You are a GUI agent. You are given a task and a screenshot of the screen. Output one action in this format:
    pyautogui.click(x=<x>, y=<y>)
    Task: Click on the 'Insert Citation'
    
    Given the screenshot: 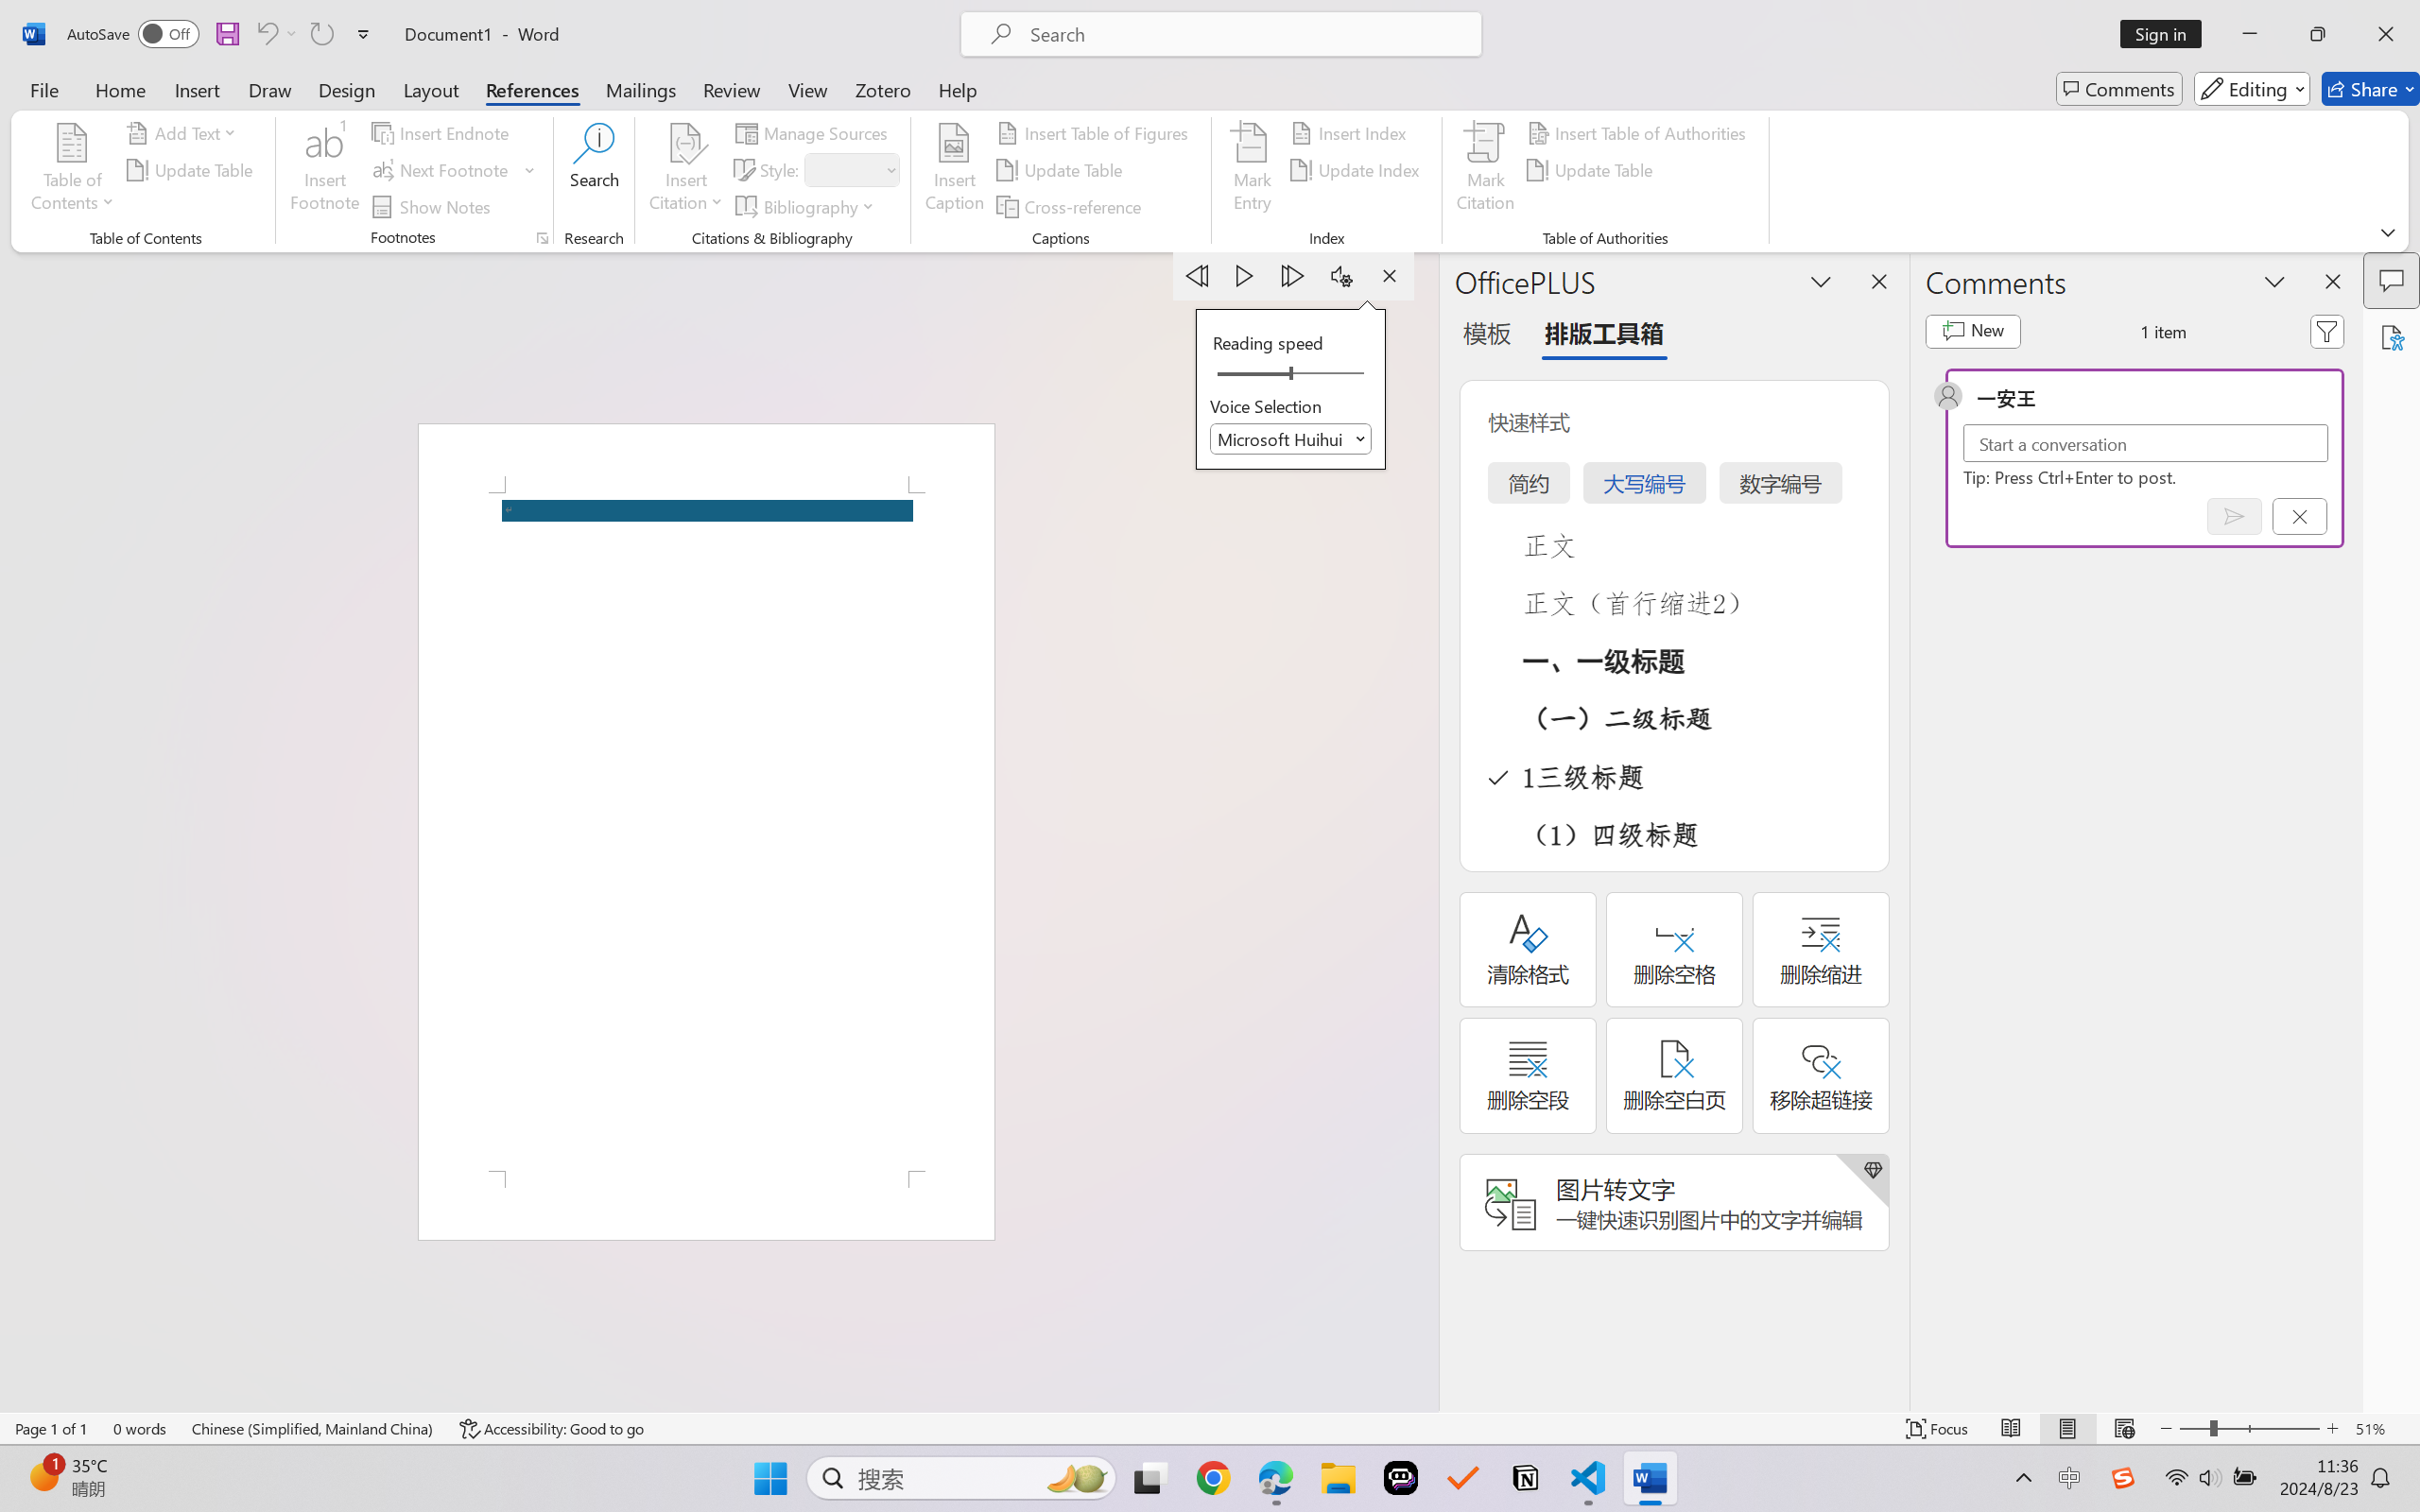 What is the action you would take?
    pyautogui.click(x=684, y=170)
    